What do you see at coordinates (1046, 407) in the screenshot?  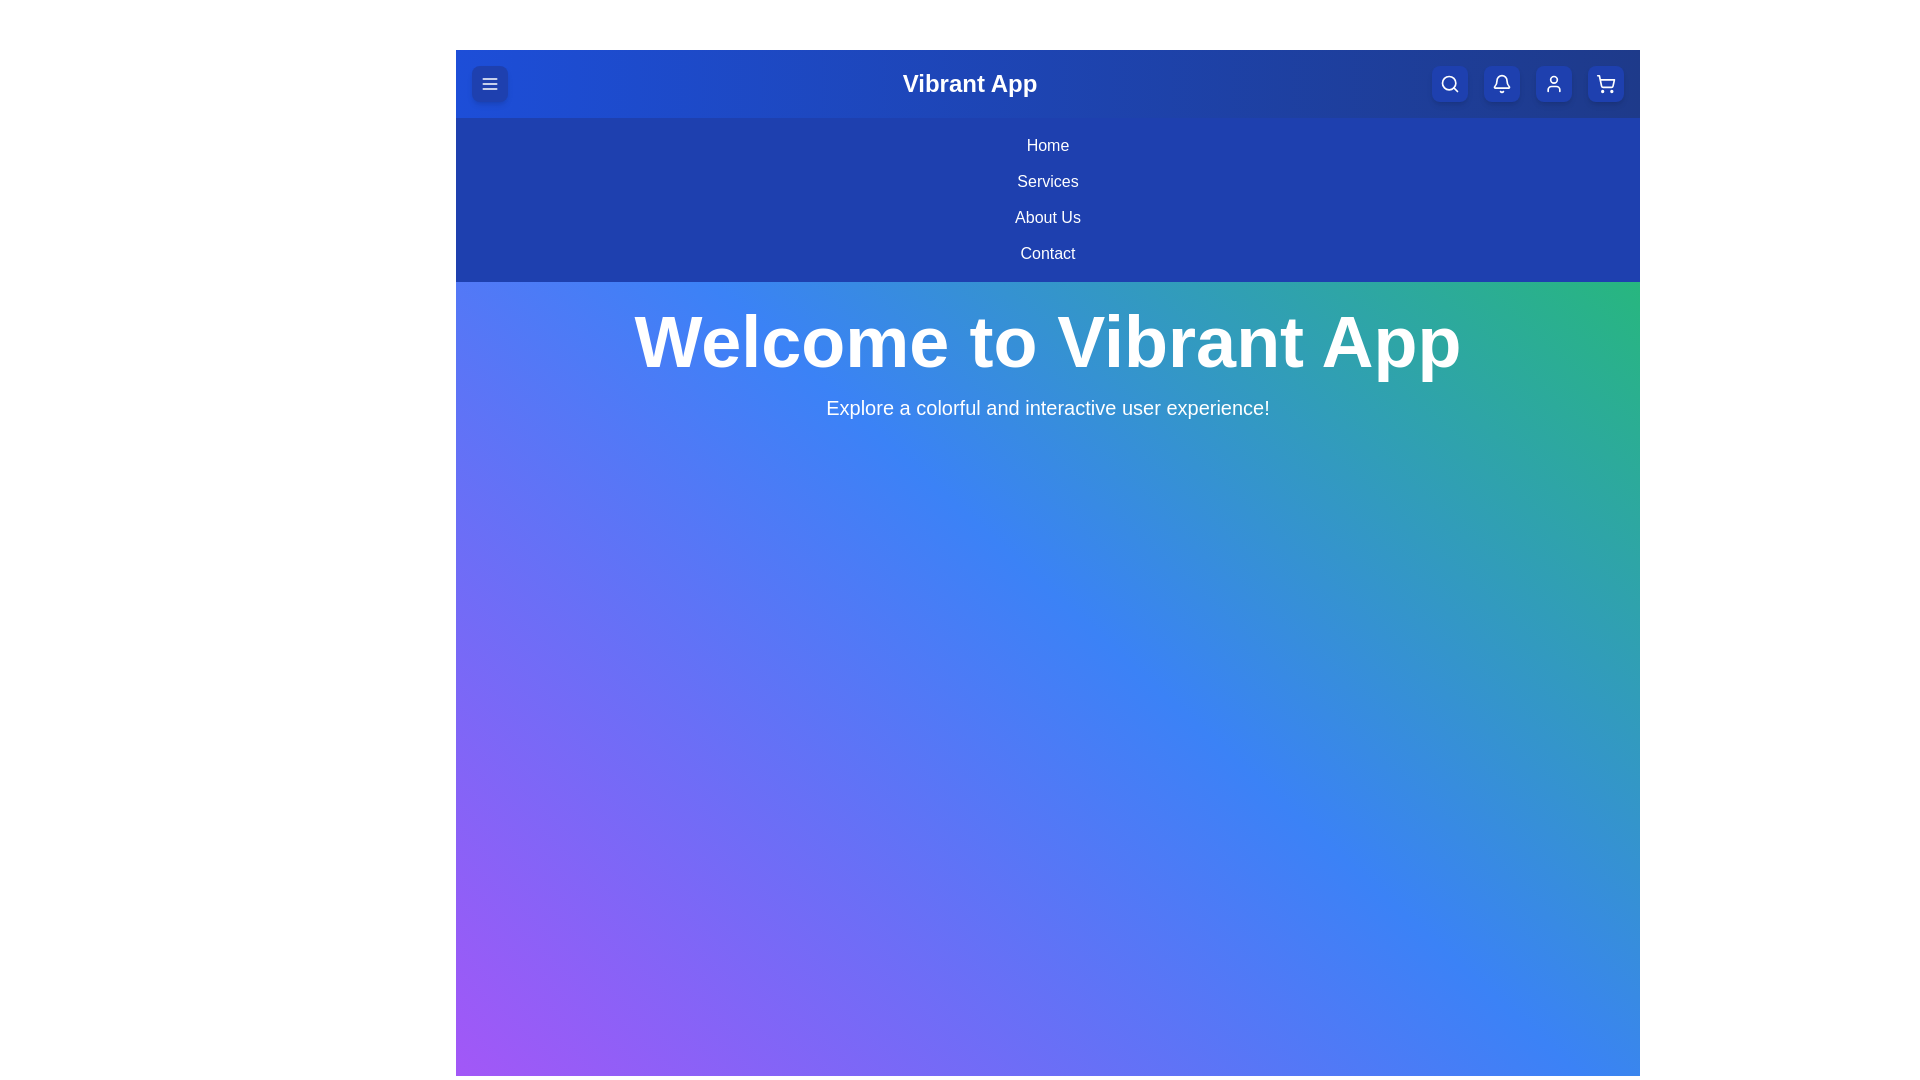 I see `the description text area below the main heading` at bounding box center [1046, 407].